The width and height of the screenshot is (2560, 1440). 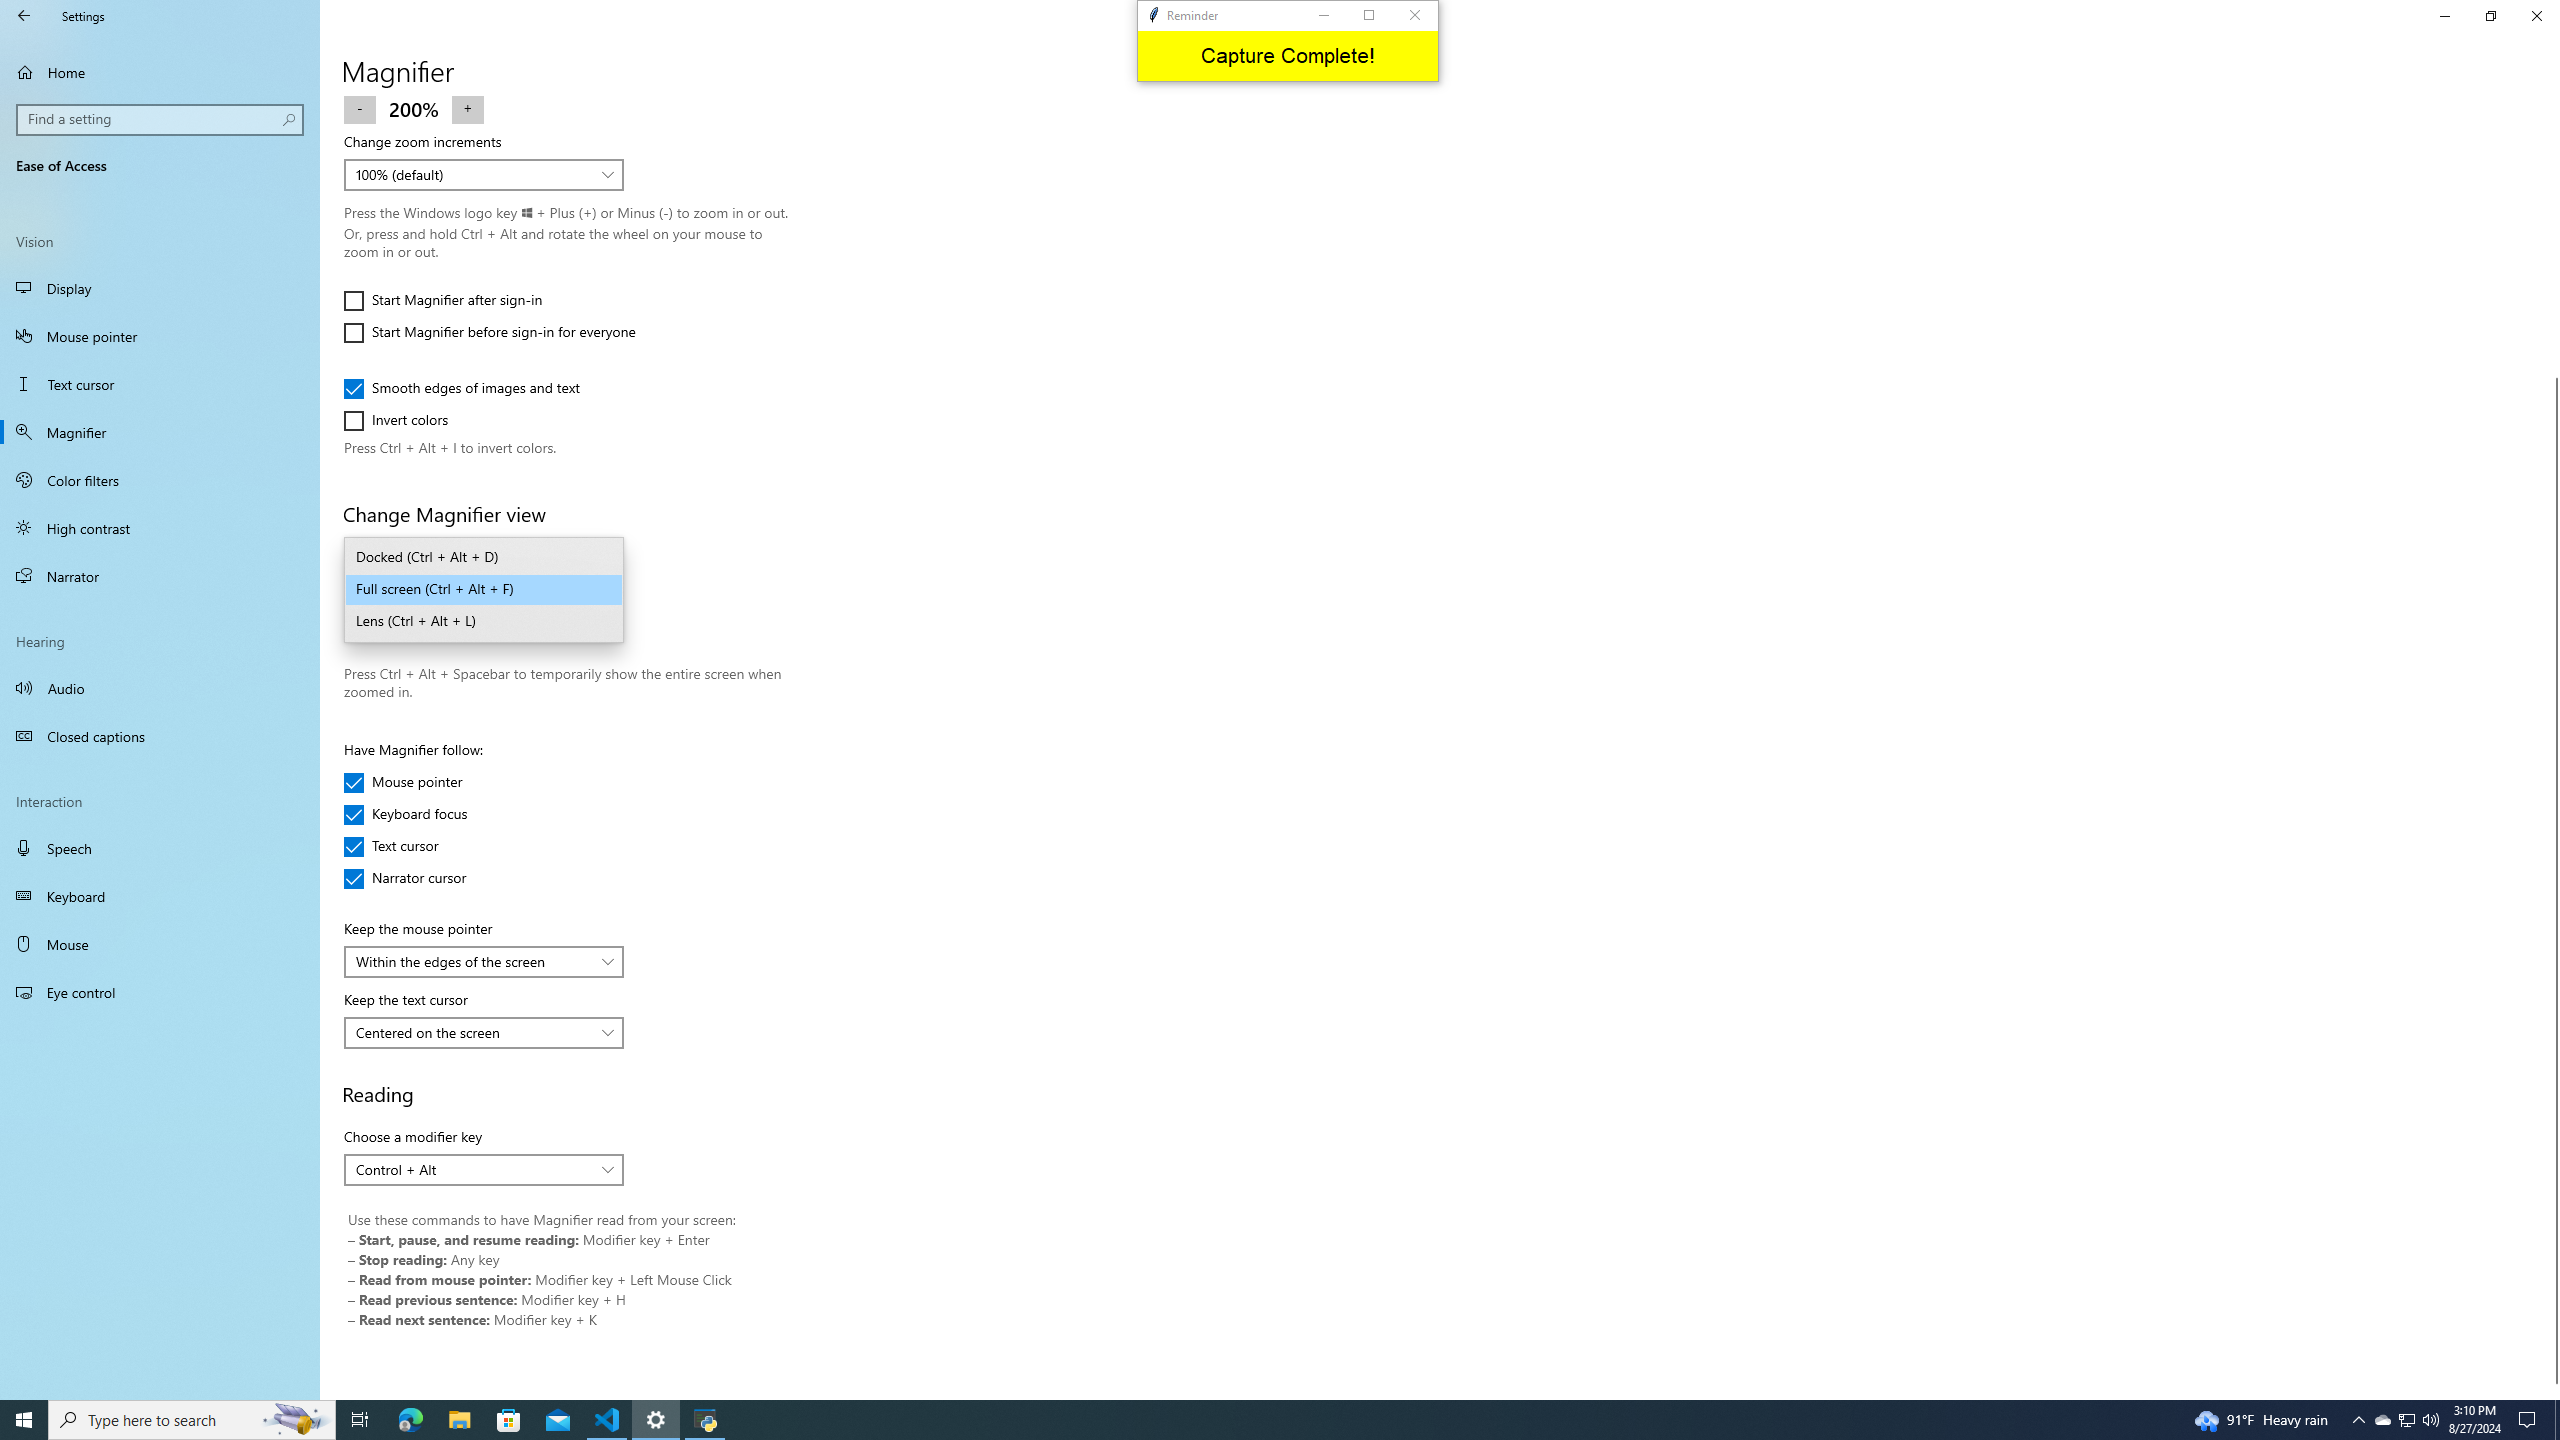 I want to click on 'Start Magnifier before sign-in for everyone', so click(x=488, y=332).